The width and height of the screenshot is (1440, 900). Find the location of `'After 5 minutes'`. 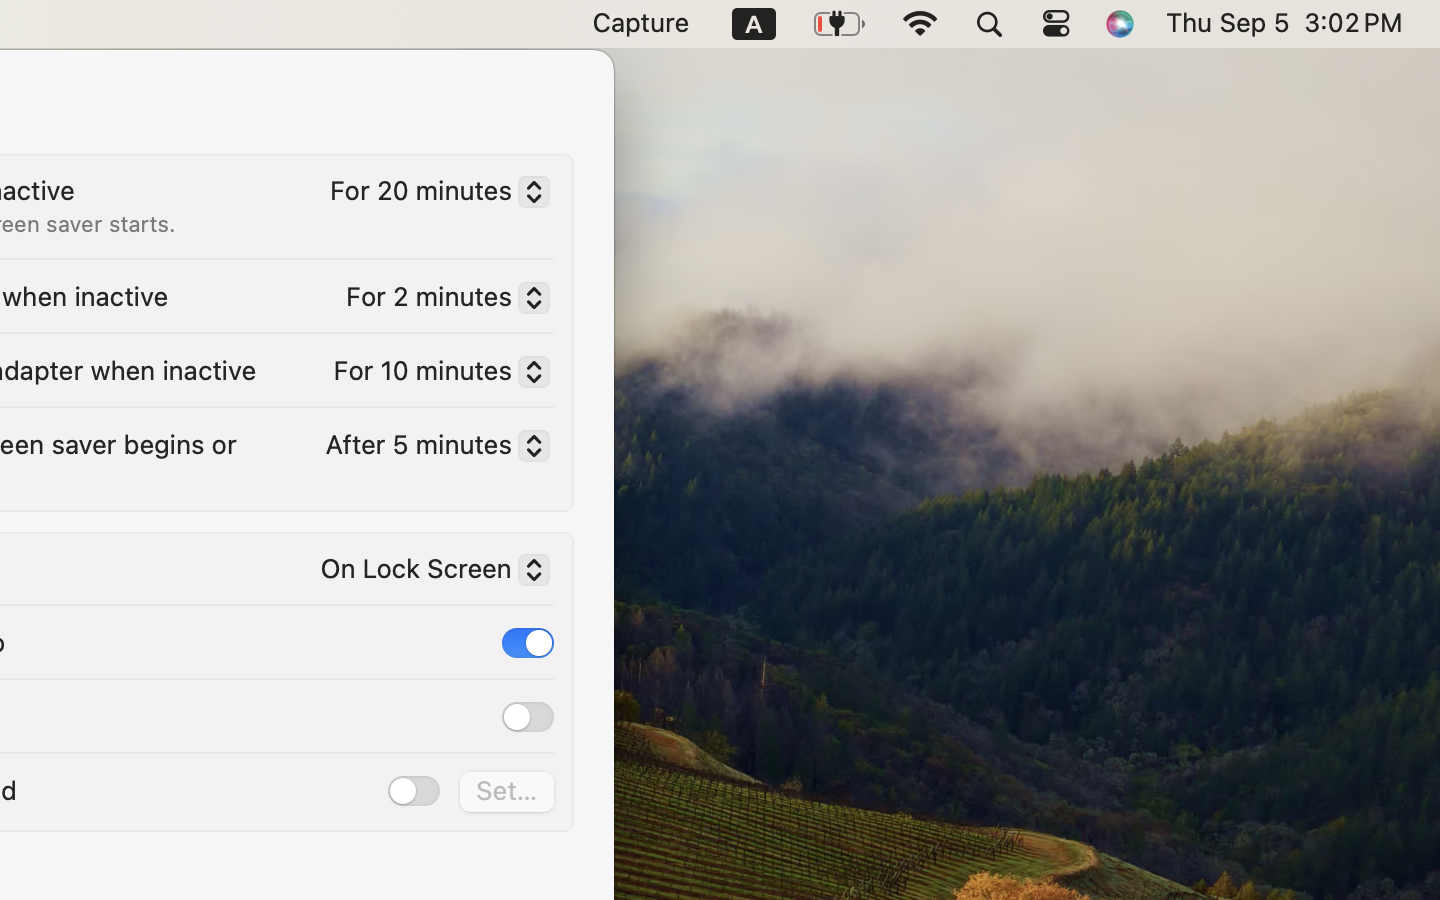

'After 5 minutes' is located at coordinates (428, 449).